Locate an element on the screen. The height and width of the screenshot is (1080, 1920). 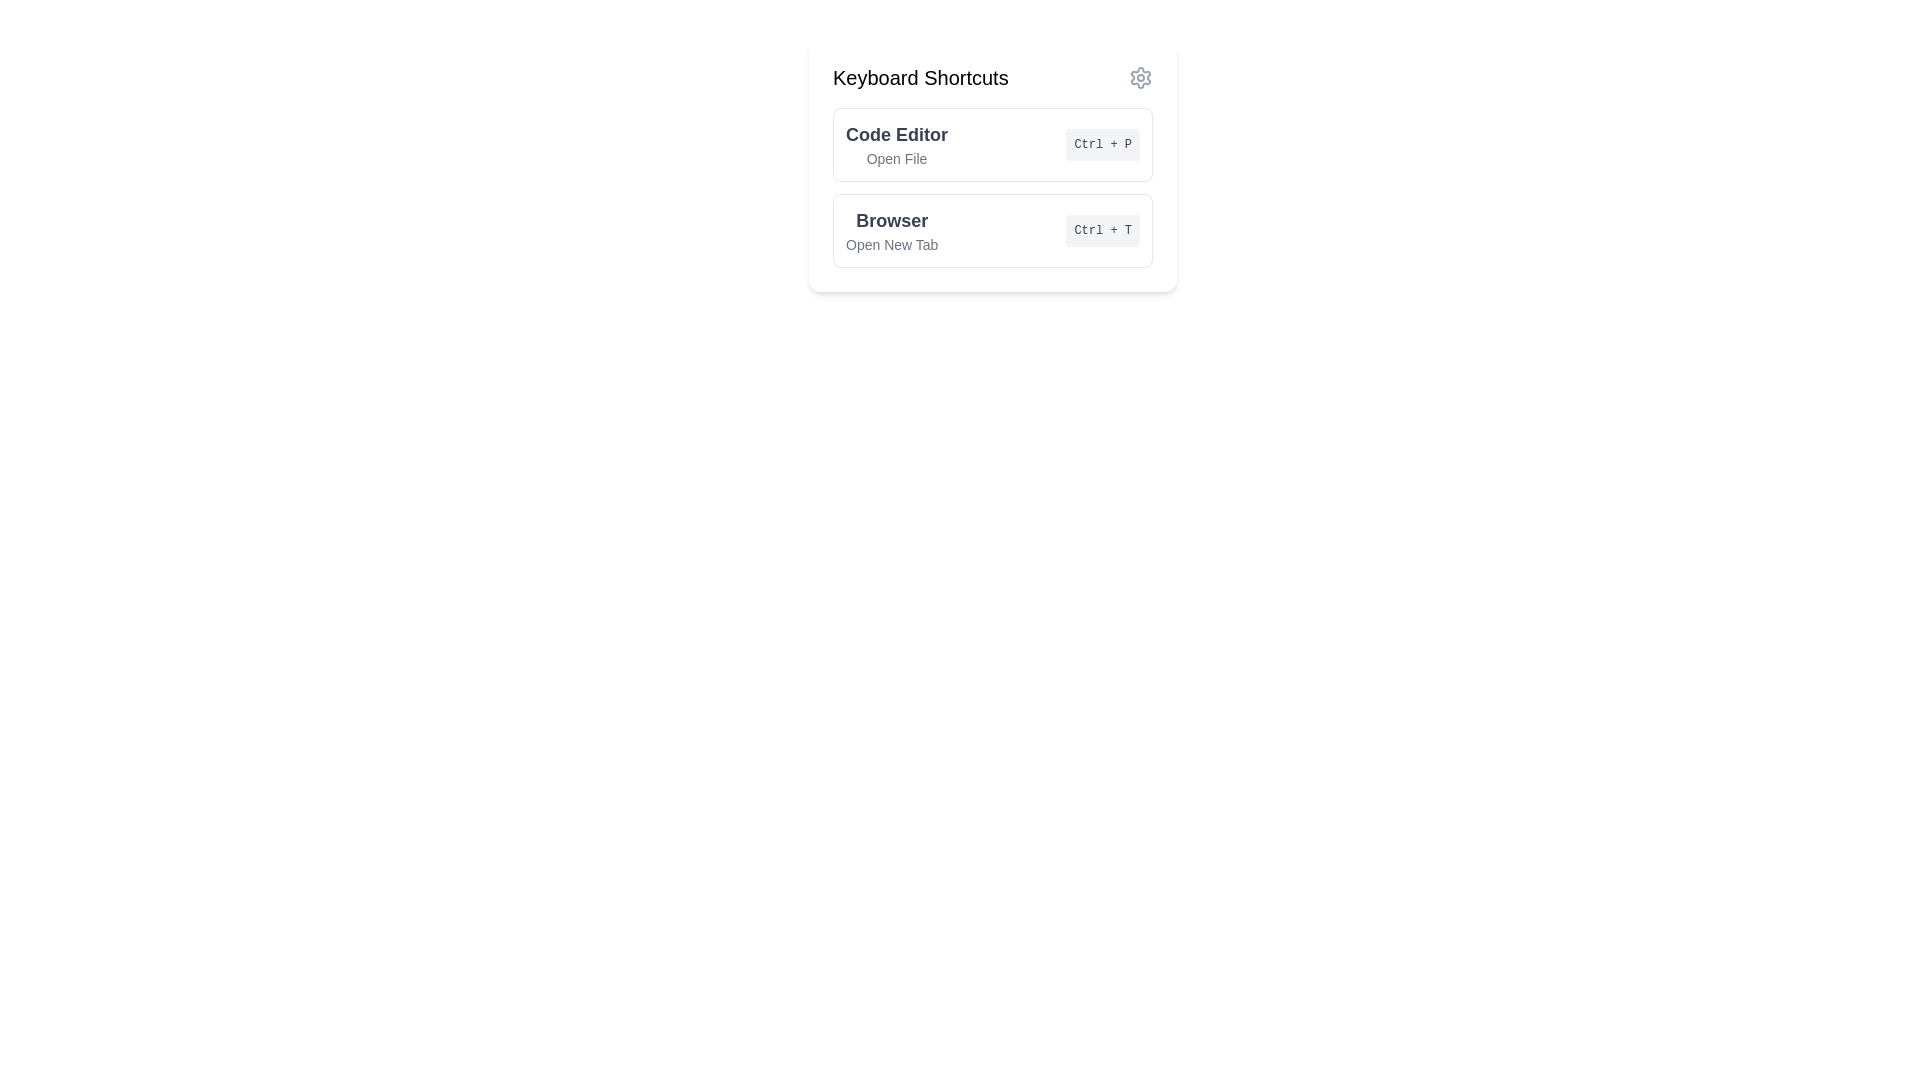
the Information Panel that presents keyboard shortcut information, located centrally below the title 'Keyboard Shortcuts' is located at coordinates (993, 188).